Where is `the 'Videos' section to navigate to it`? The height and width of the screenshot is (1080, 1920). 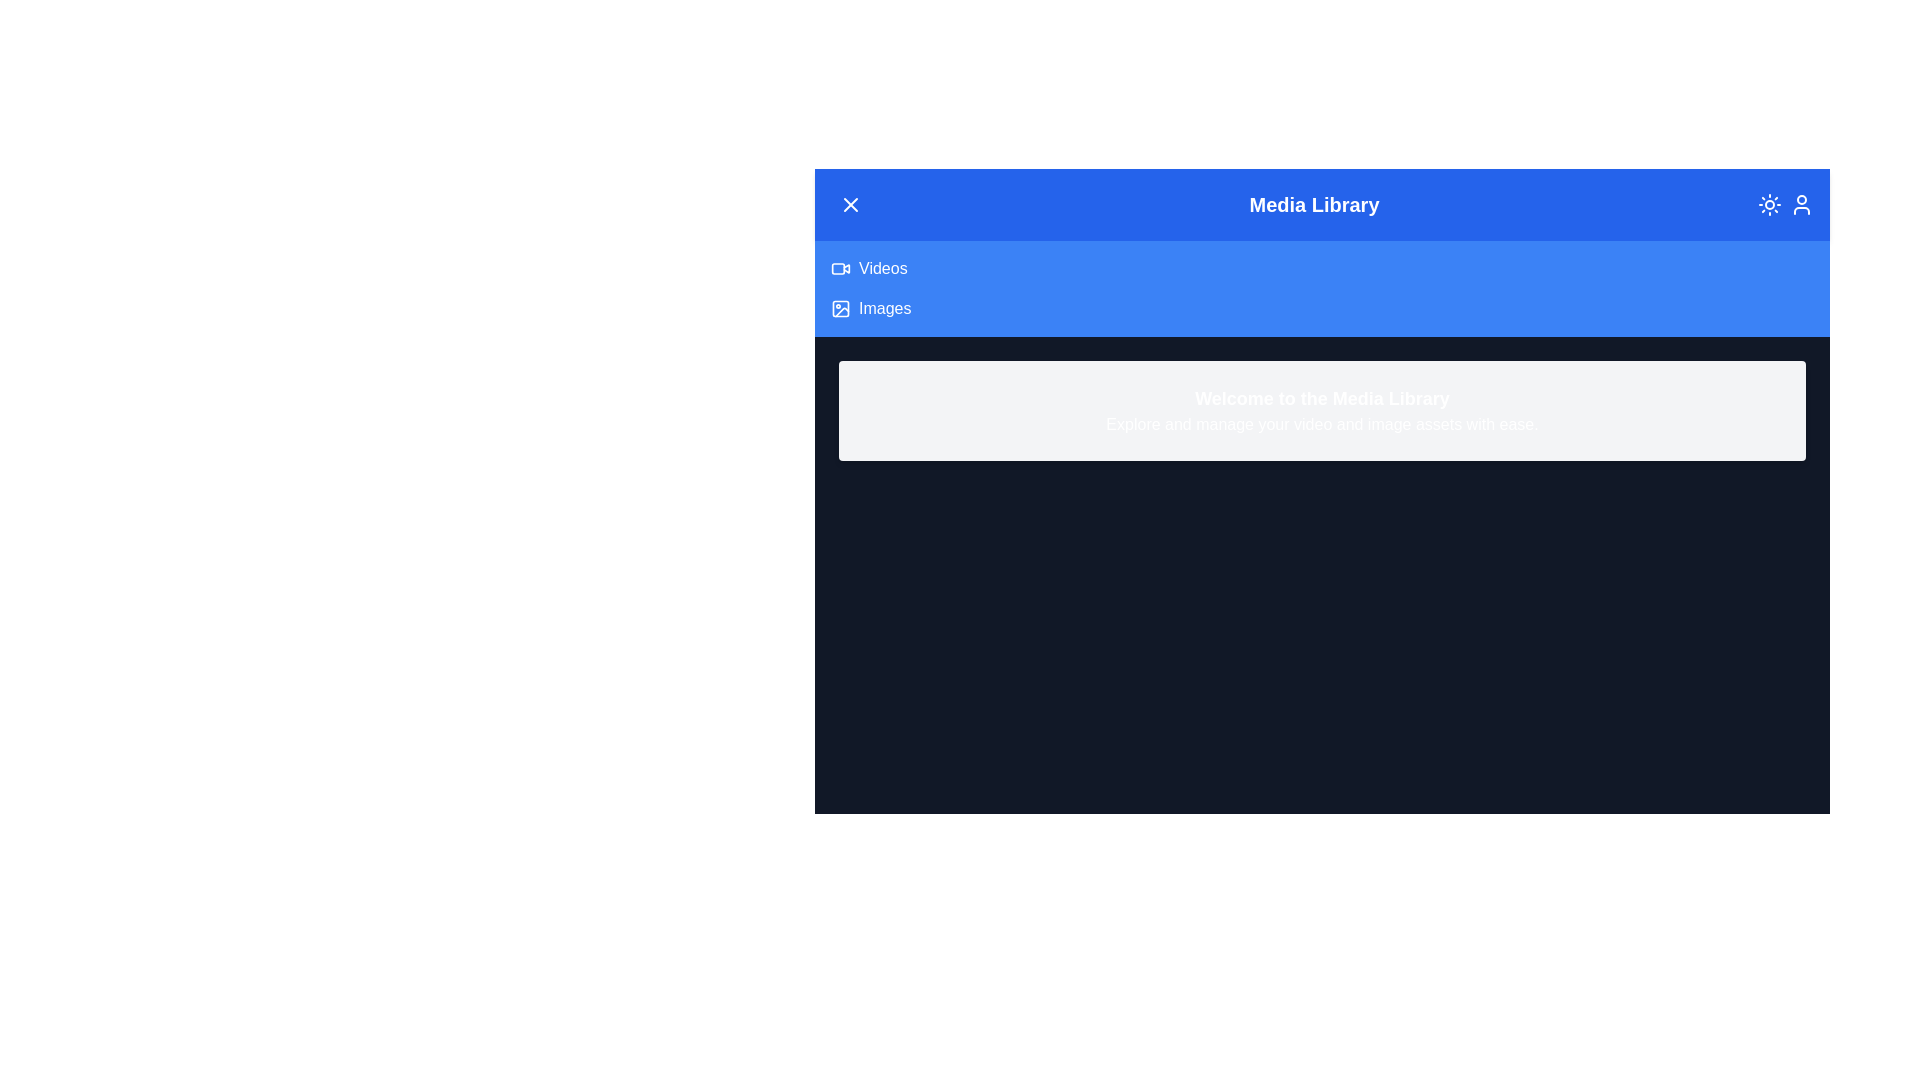
the 'Videos' section to navigate to it is located at coordinates (882, 268).